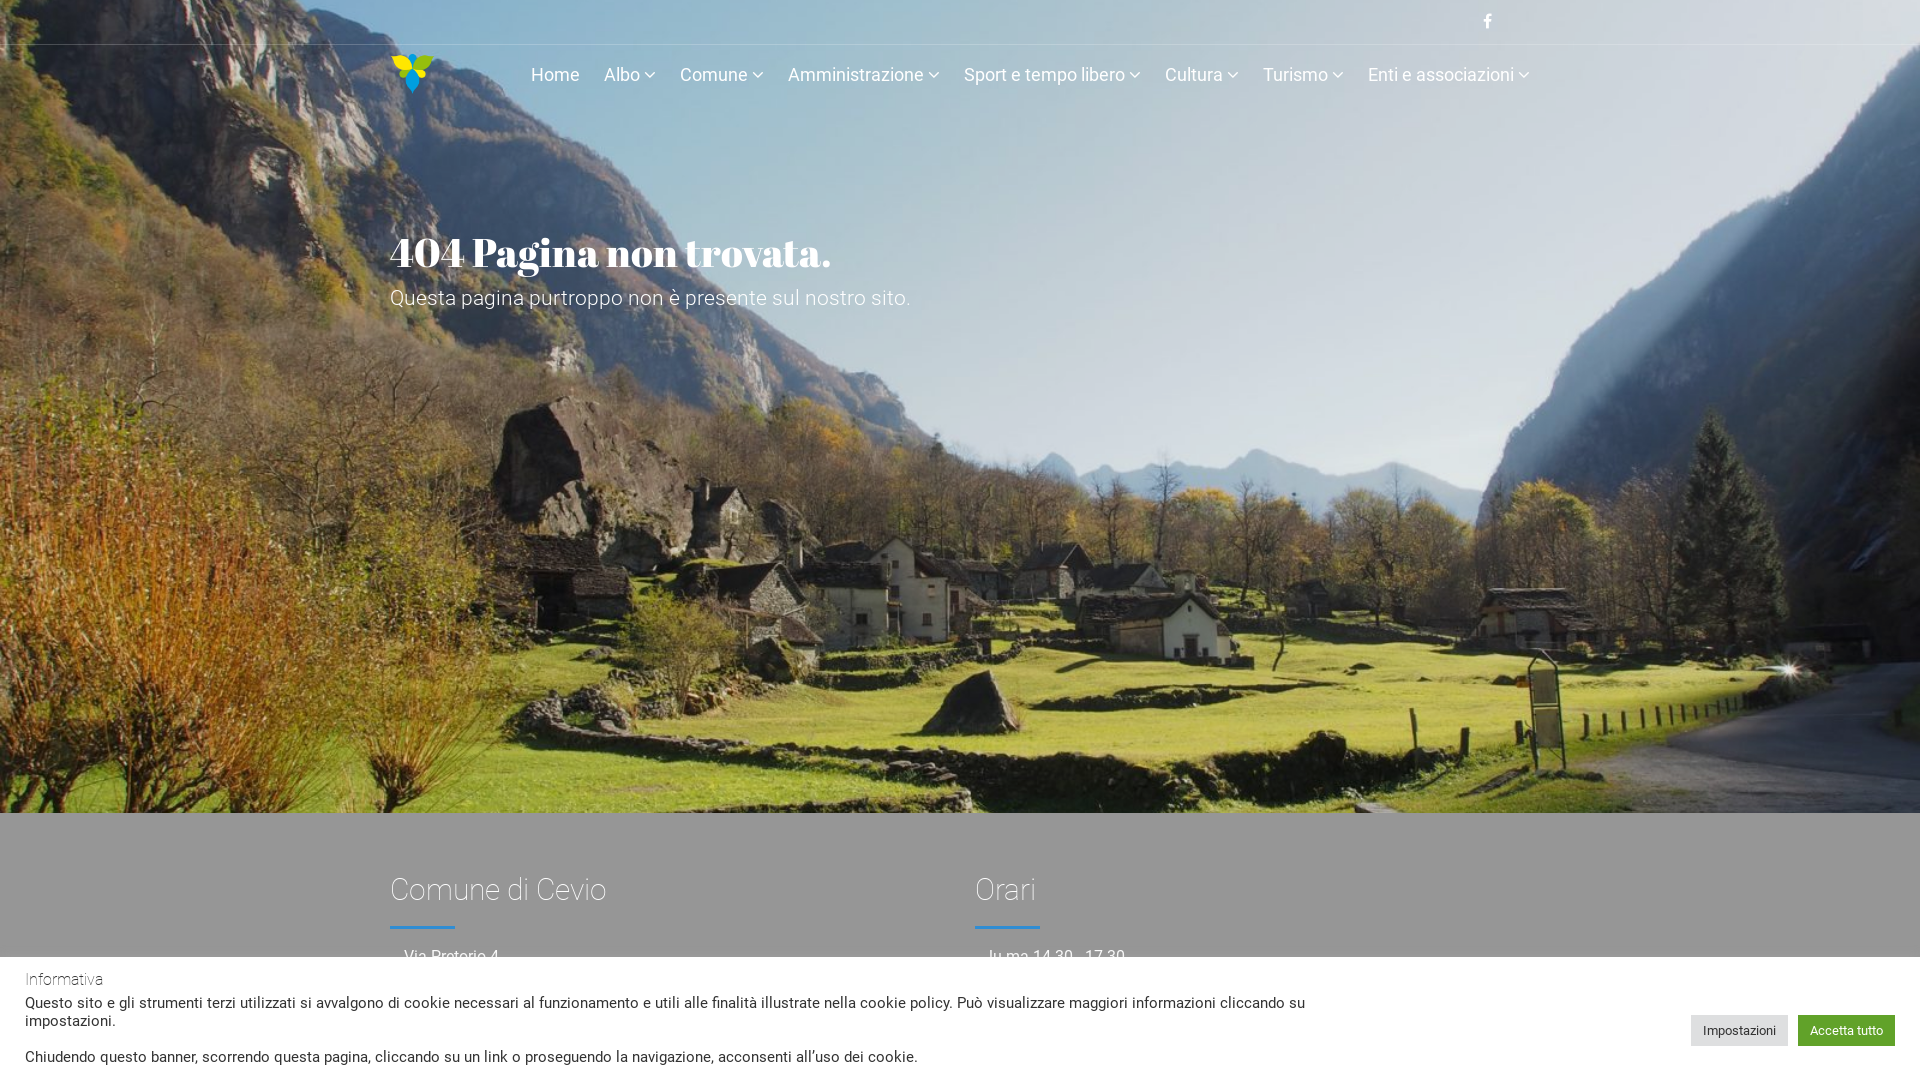 The image size is (1920, 1080). Describe the element at coordinates (1738, 1029) in the screenshot. I see `'Impostazioni'` at that location.